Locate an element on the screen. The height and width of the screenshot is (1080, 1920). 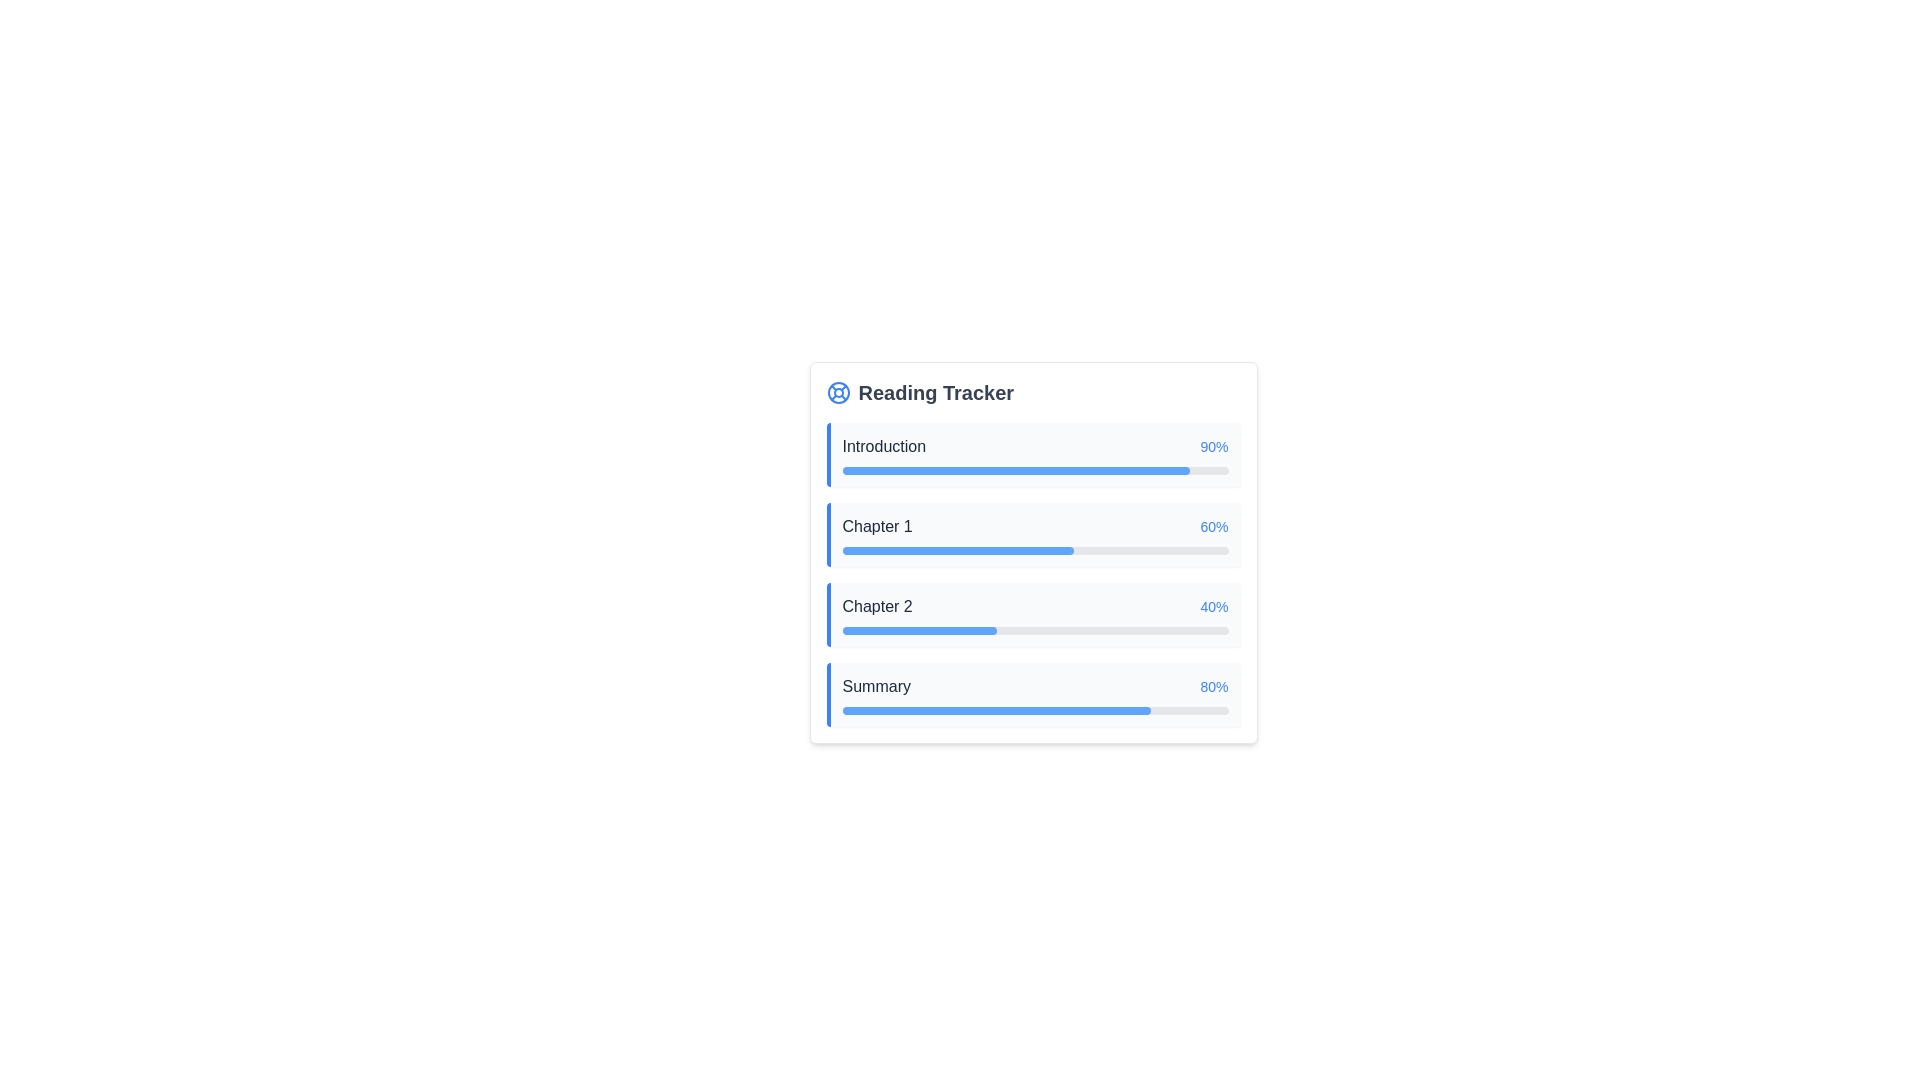
the textual display component that shows a progress percentage, located centrally at the bottom of the list, fourth from the top is located at coordinates (1035, 685).